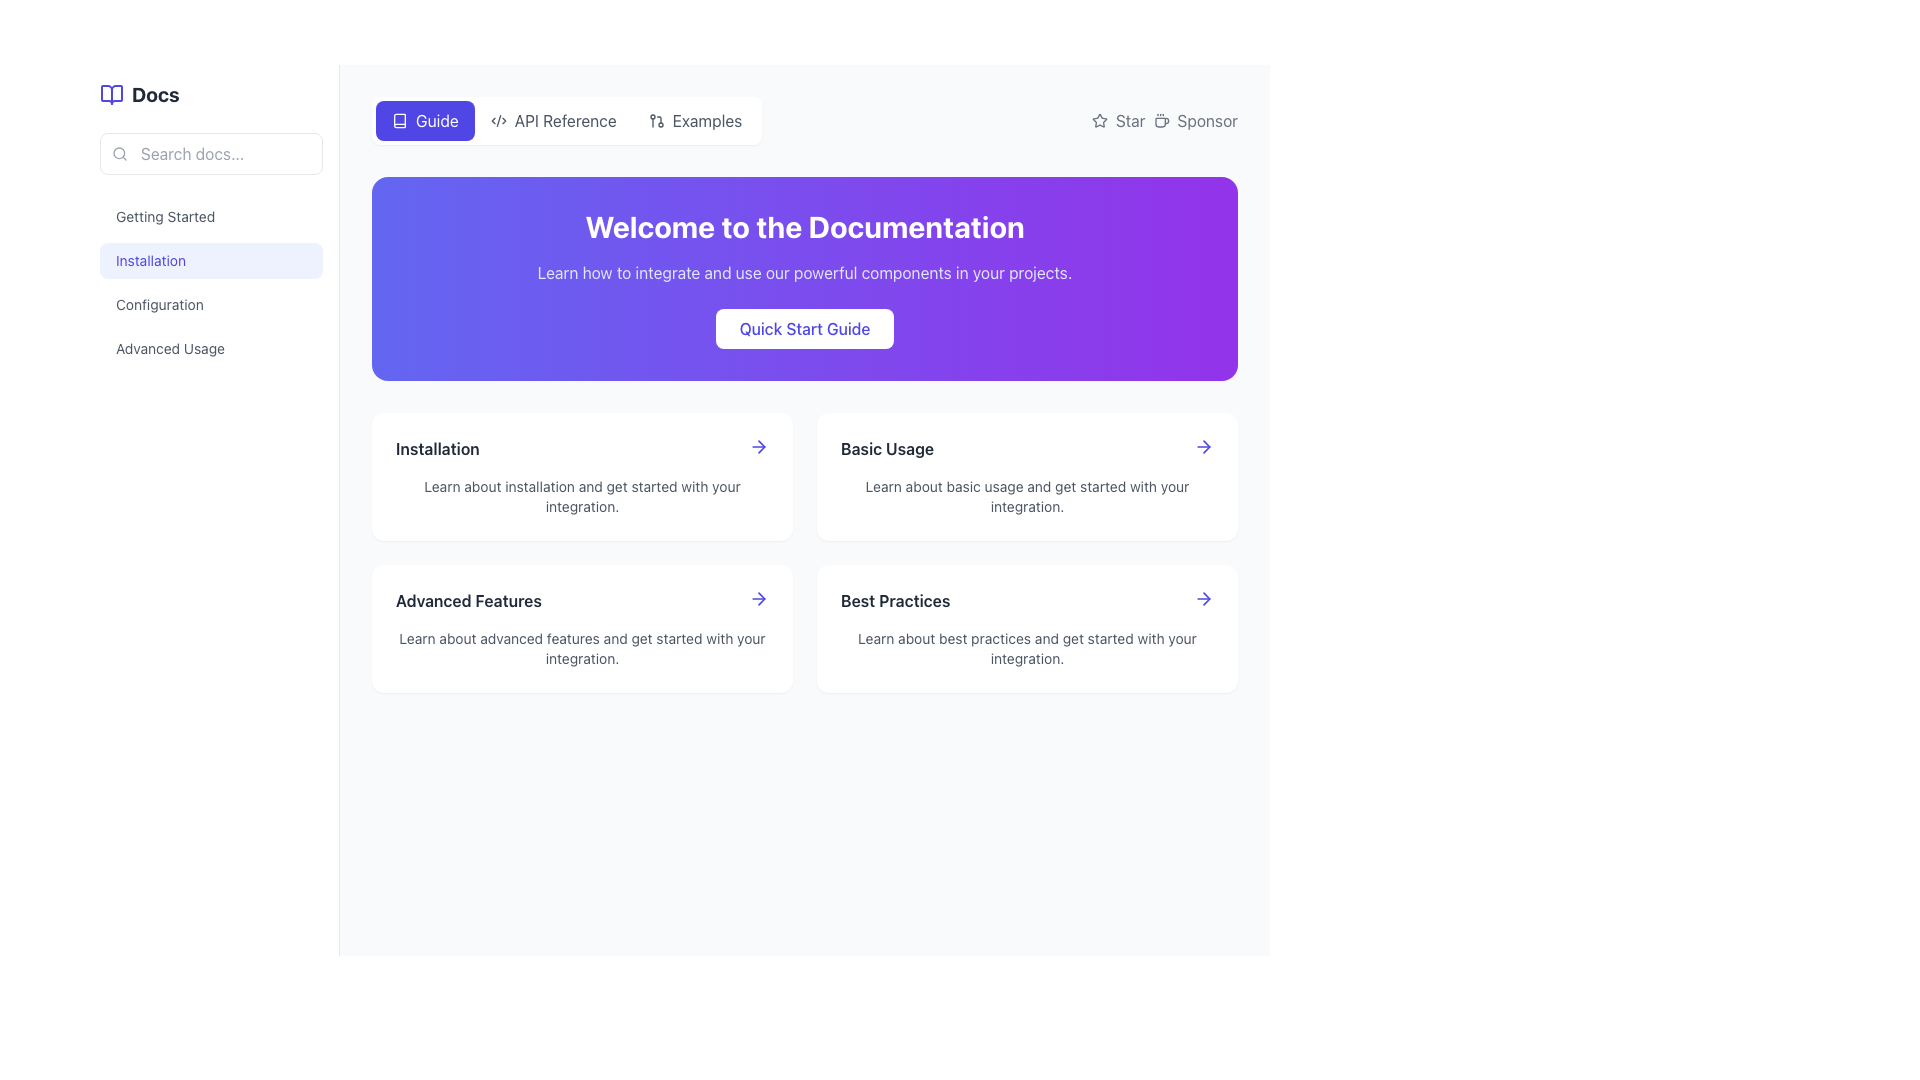  Describe the element at coordinates (757, 446) in the screenshot. I see `the rightward arrow icon, which is indigo and located to the right of the 'Installation' text in the 'Installation' card` at that location.